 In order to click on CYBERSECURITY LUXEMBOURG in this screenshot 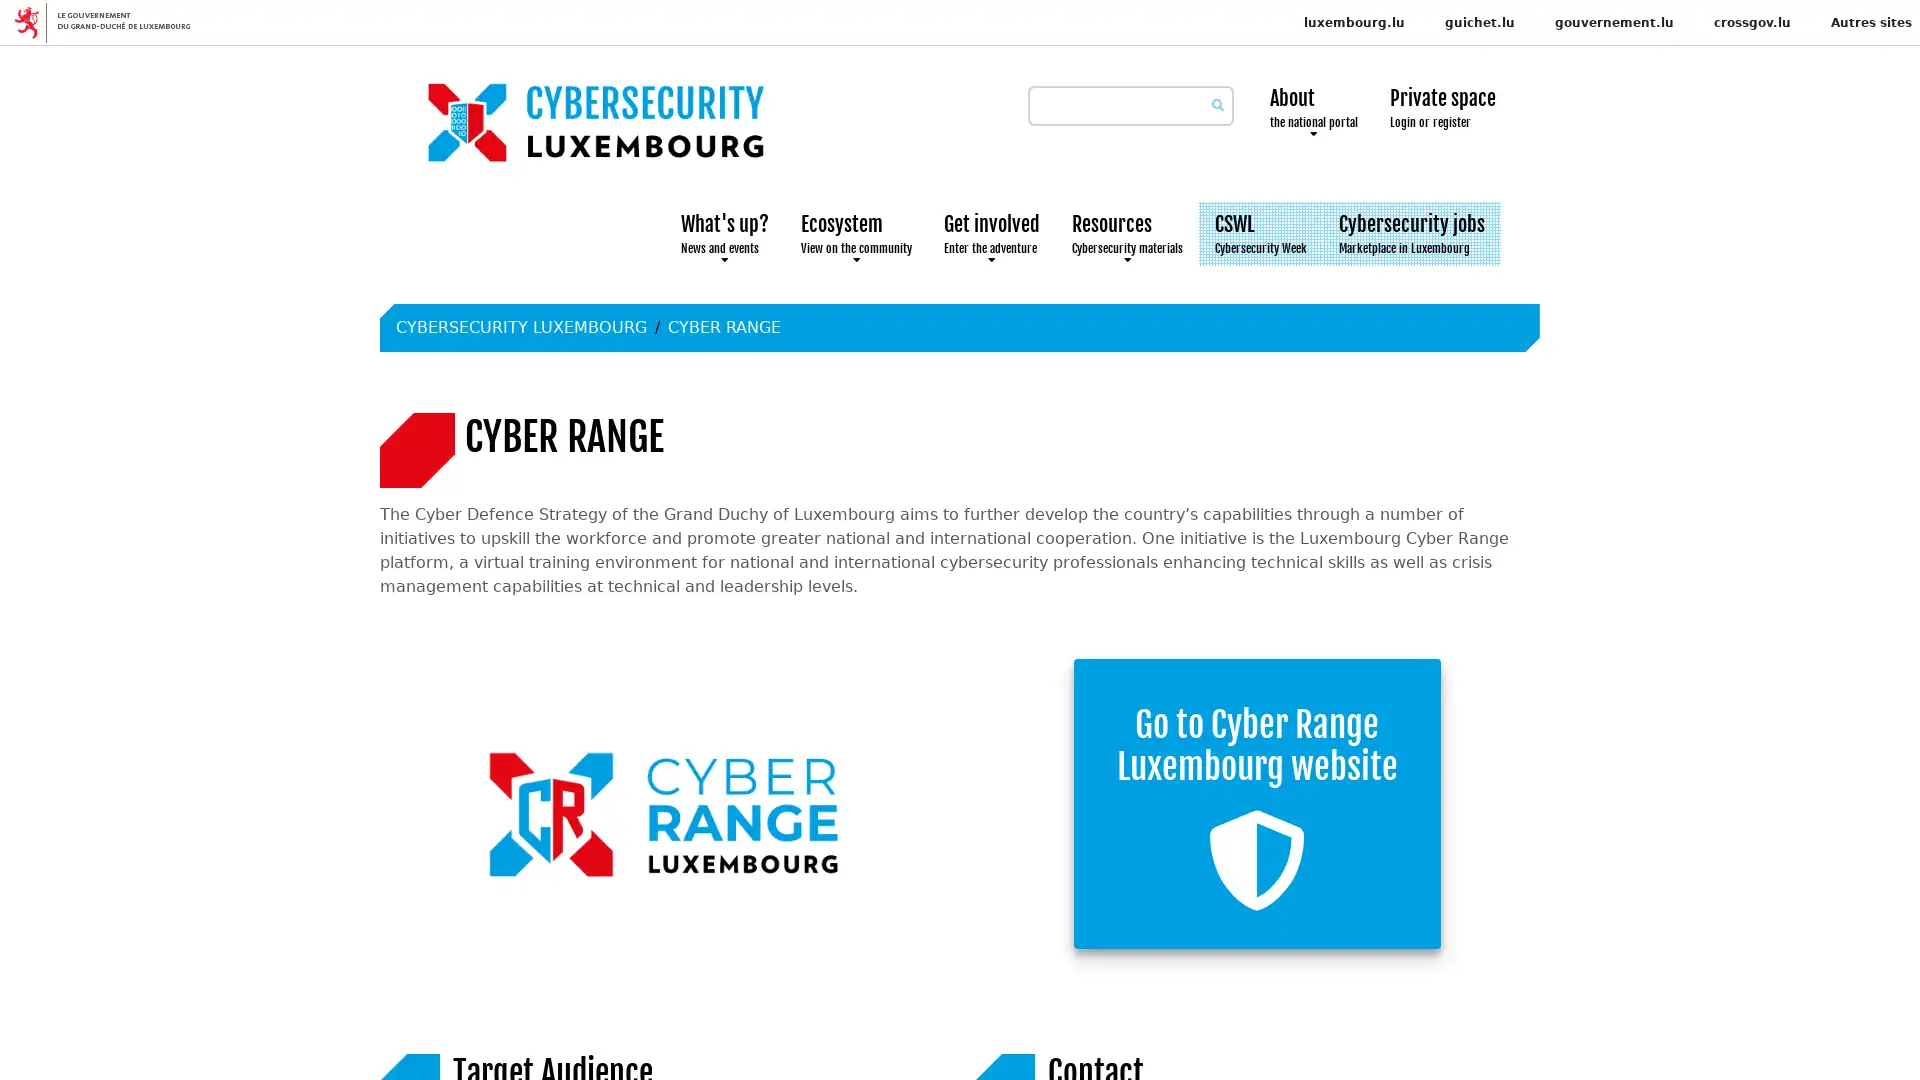, I will do `click(521, 326)`.